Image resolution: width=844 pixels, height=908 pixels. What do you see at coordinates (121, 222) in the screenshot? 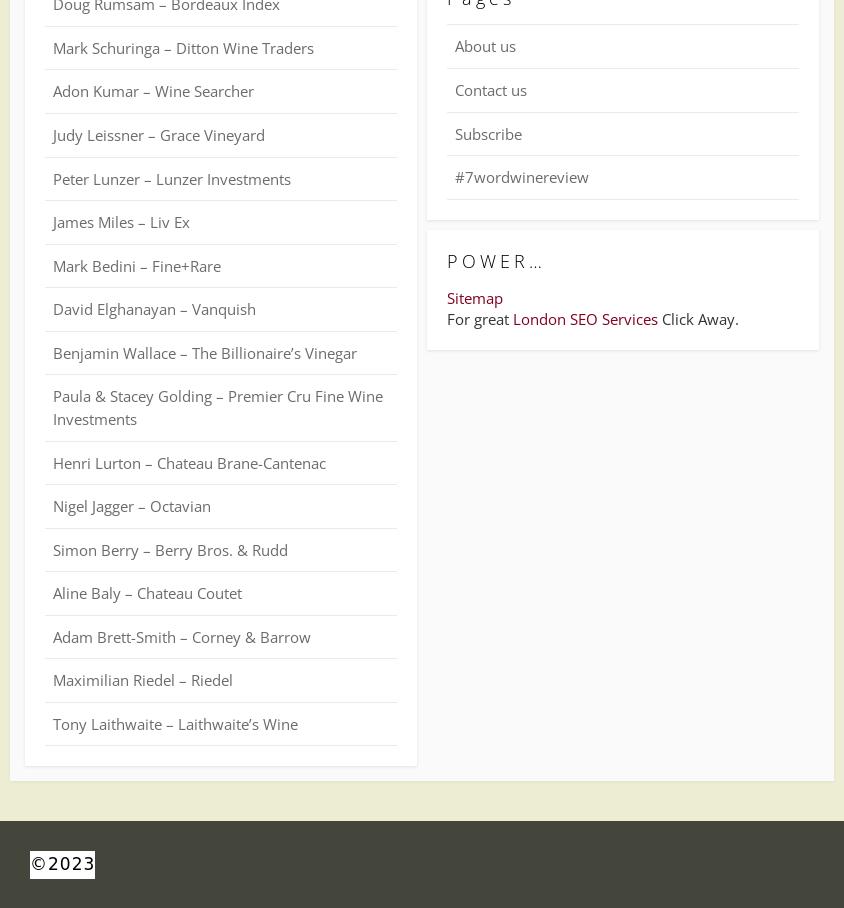
I see `'James Miles – Liv Ex'` at bounding box center [121, 222].